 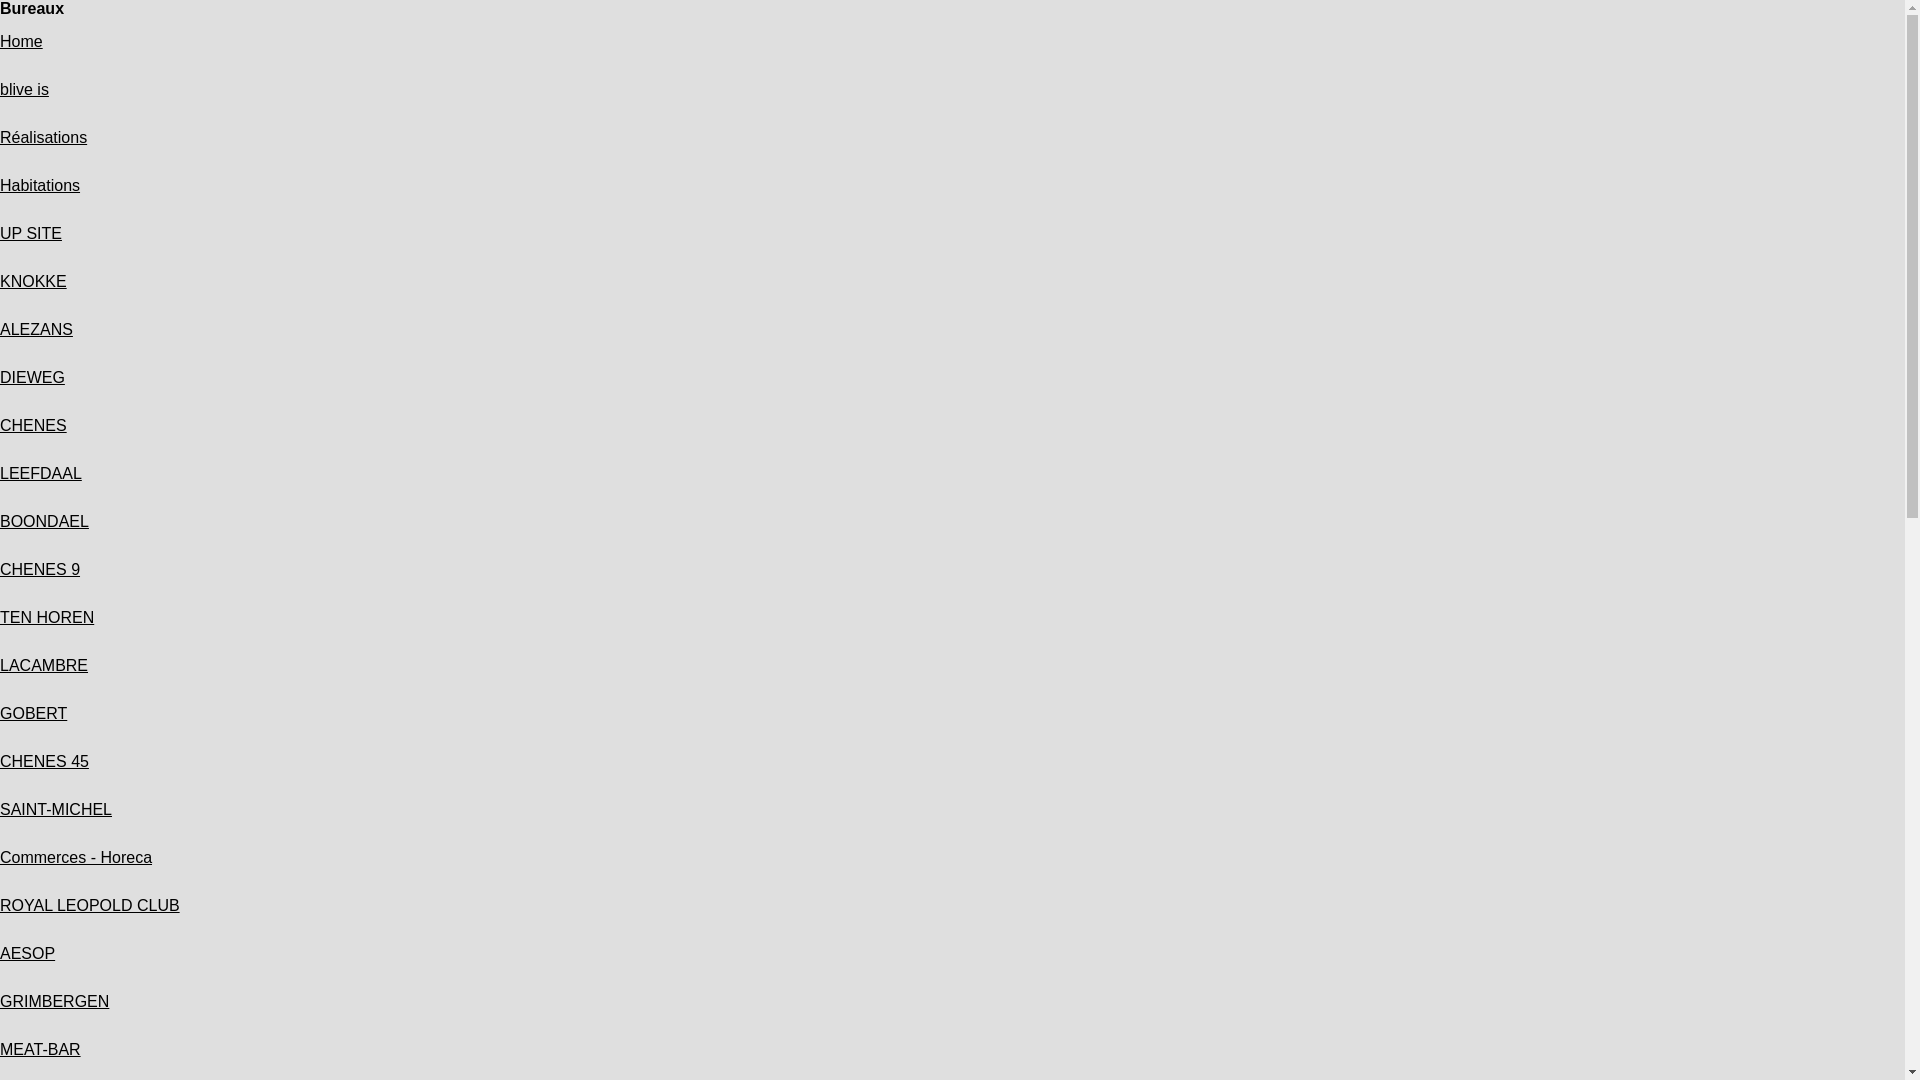 What do you see at coordinates (40, 1048) in the screenshot?
I see `'MEAT-BAR'` at bounding box center [40, 1048].